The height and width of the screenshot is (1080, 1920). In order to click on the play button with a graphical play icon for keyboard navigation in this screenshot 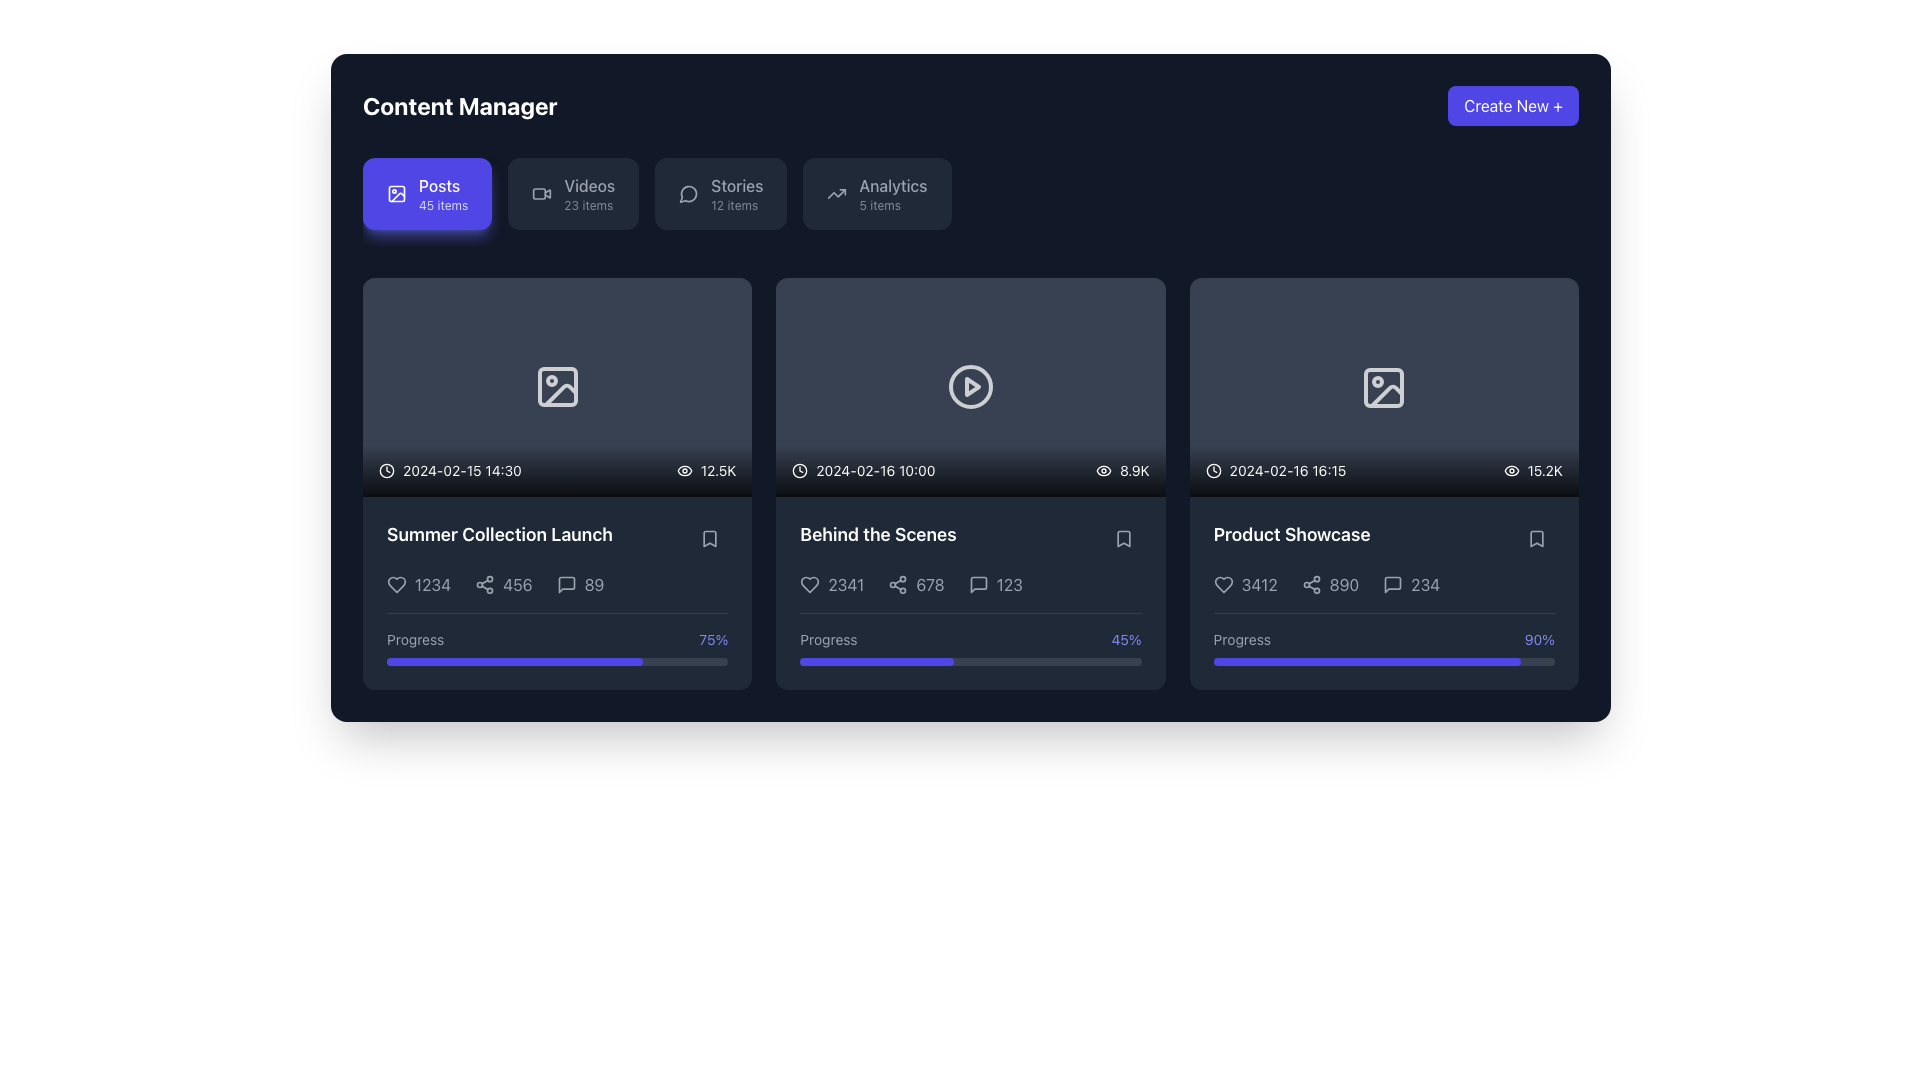, I will do `click(970, 387)`.